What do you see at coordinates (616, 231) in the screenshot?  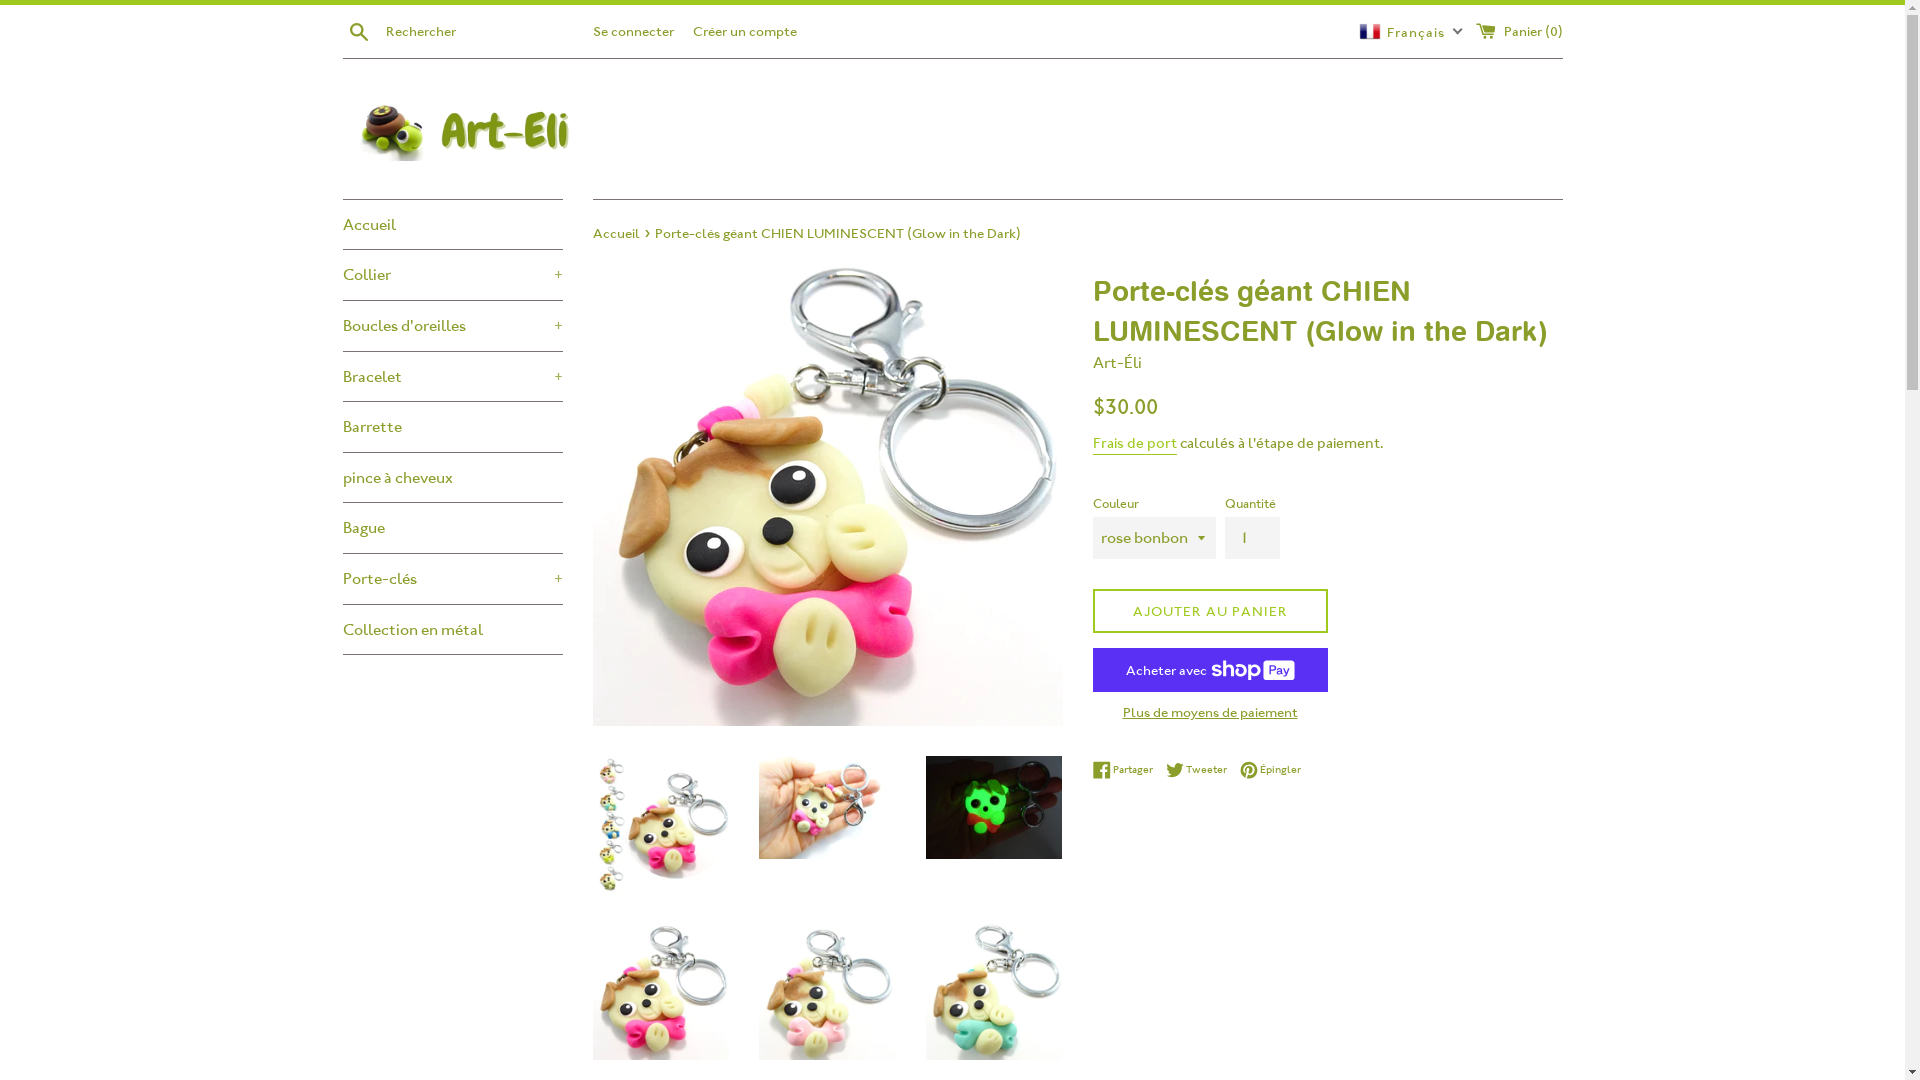 I see `'Accueil'` at bounding box center [616, 231].